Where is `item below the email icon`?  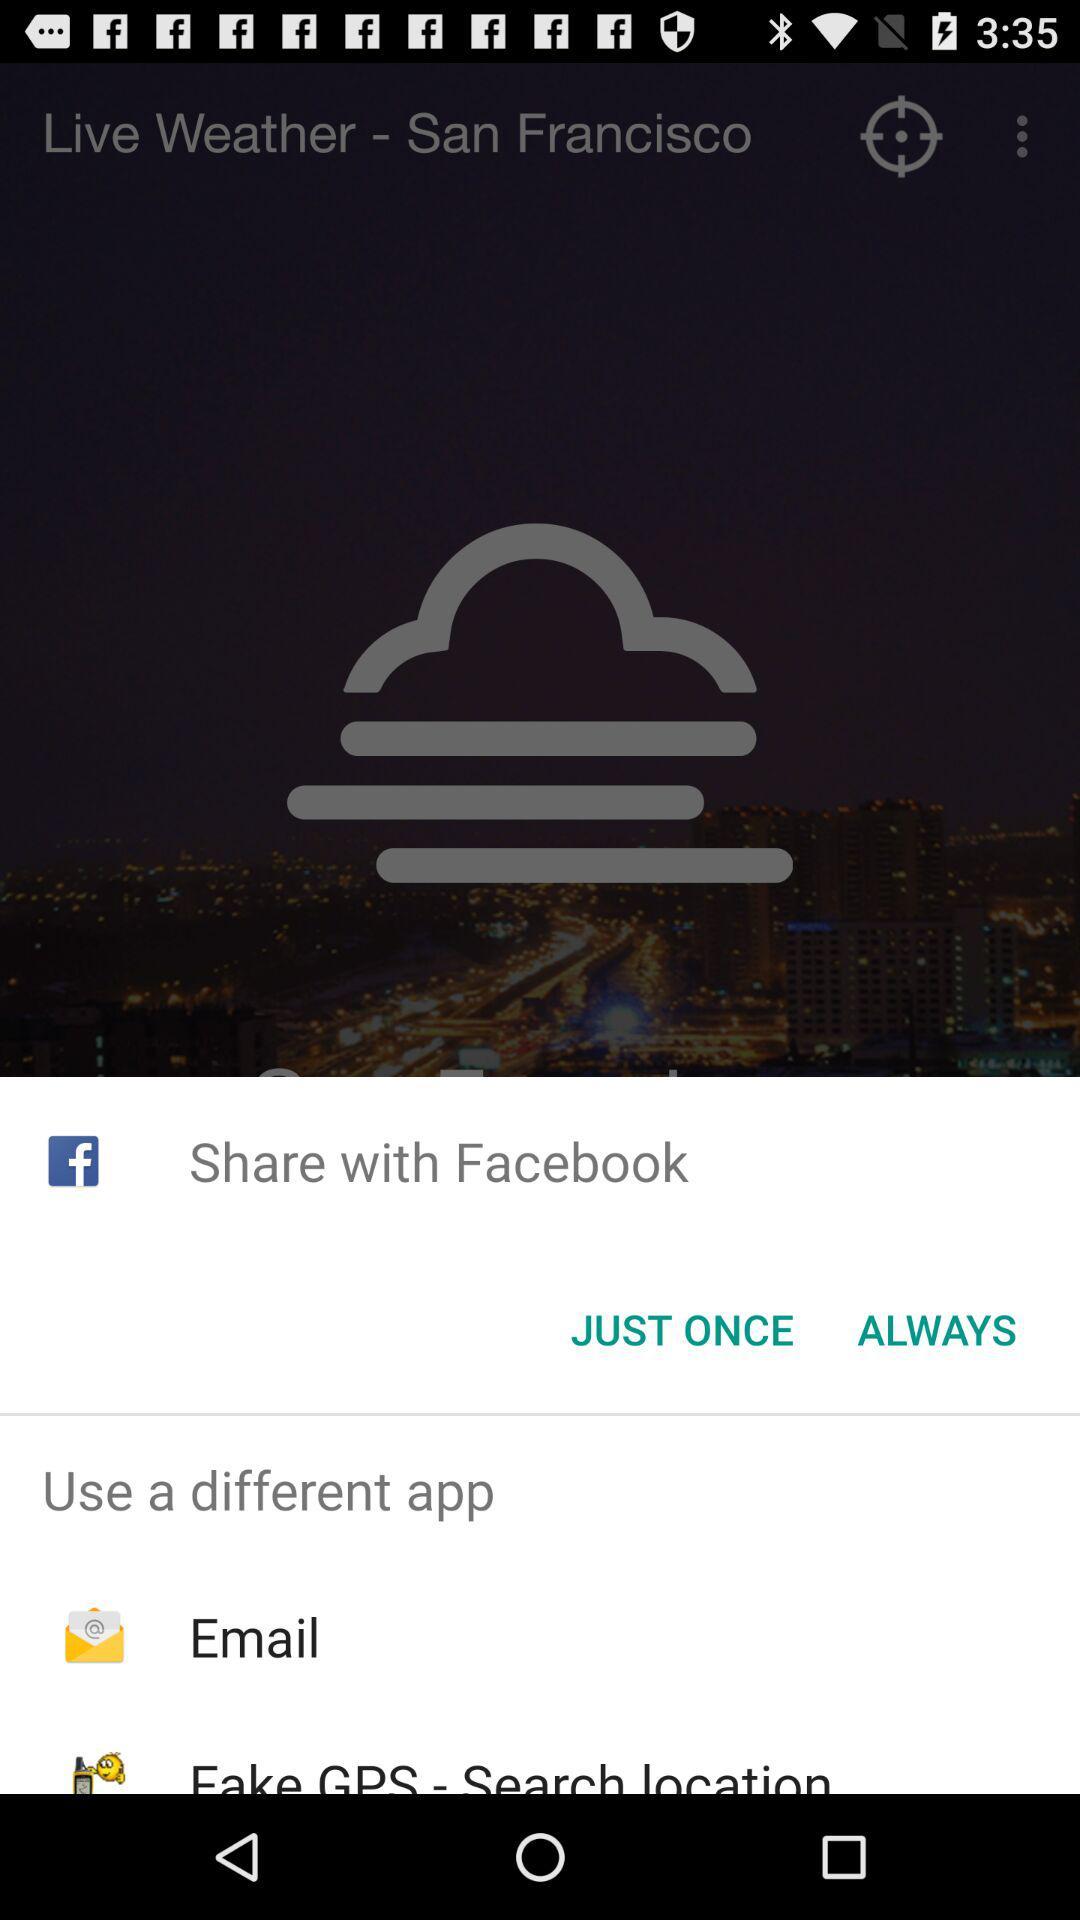 item below the email icon is located at coordinates (510, 1770).